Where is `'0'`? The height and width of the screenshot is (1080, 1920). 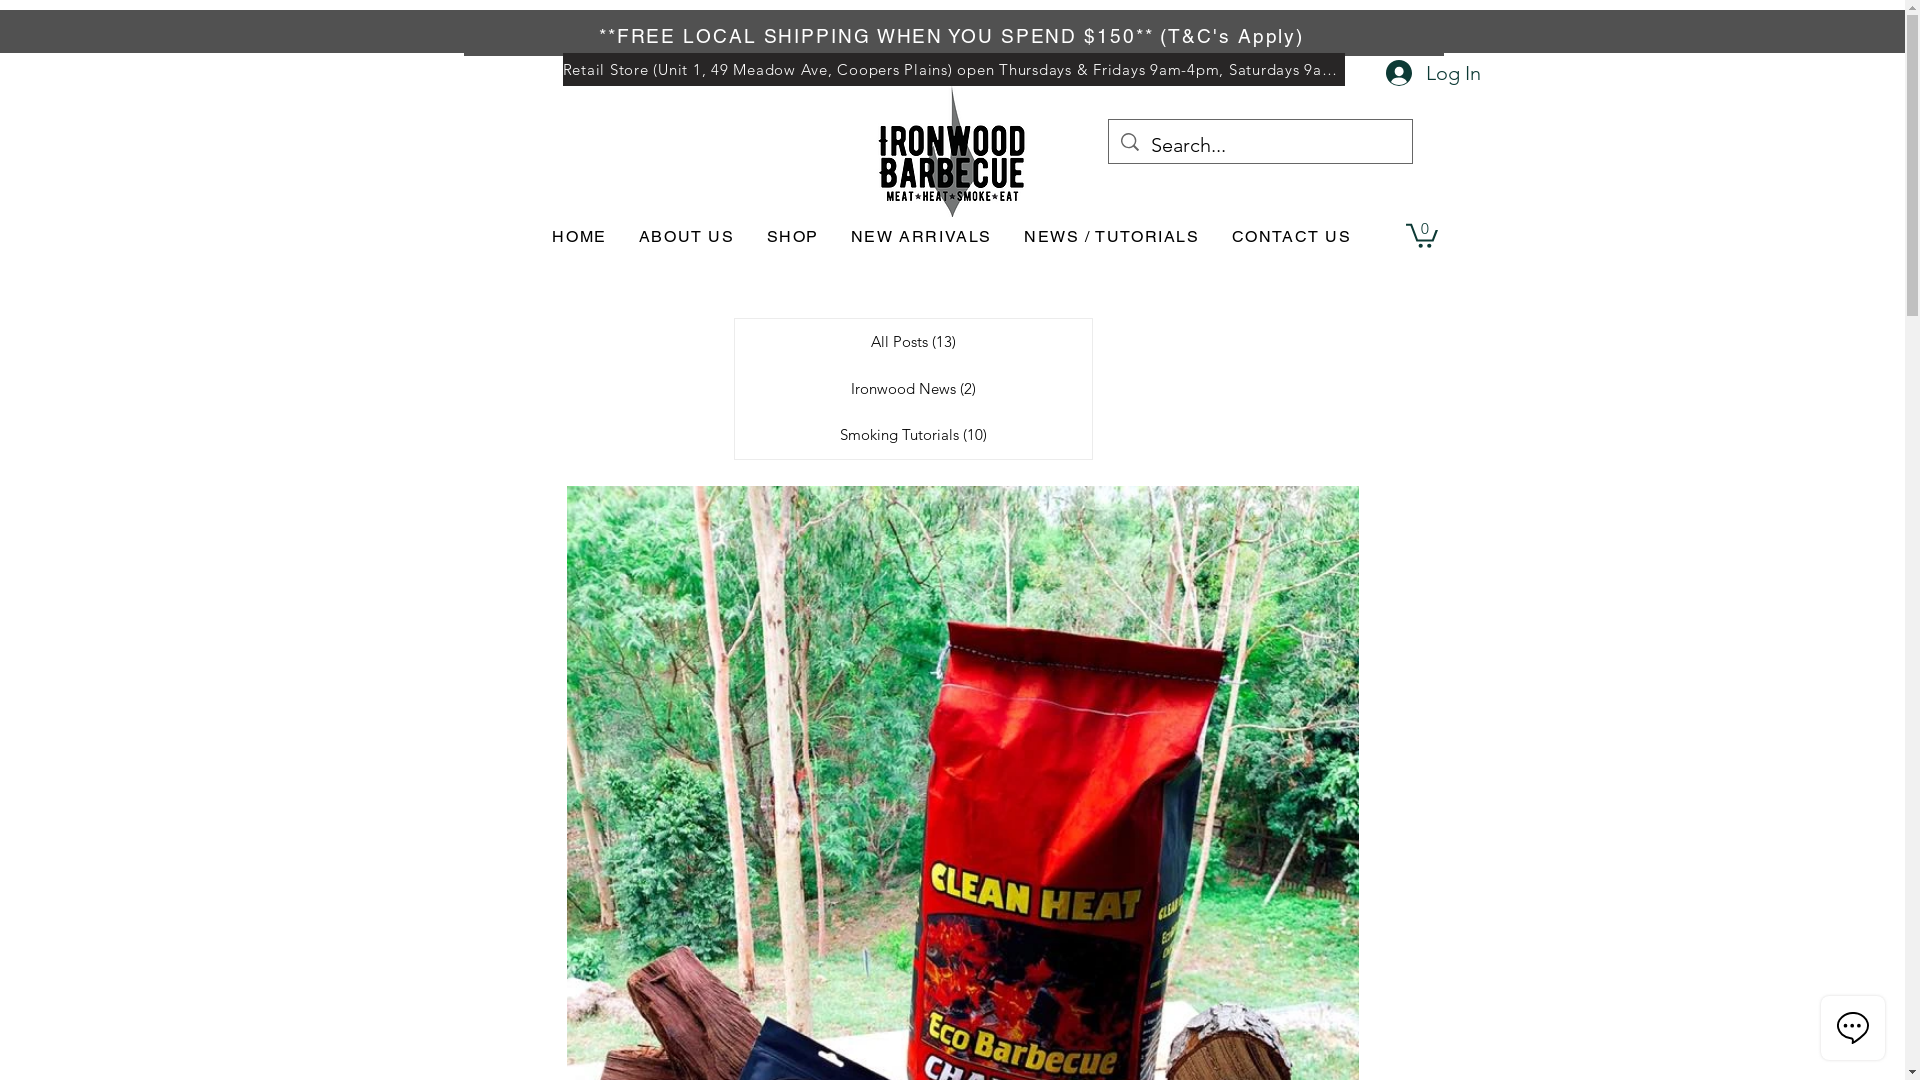
'0' is located at coordinates (1420, 233).